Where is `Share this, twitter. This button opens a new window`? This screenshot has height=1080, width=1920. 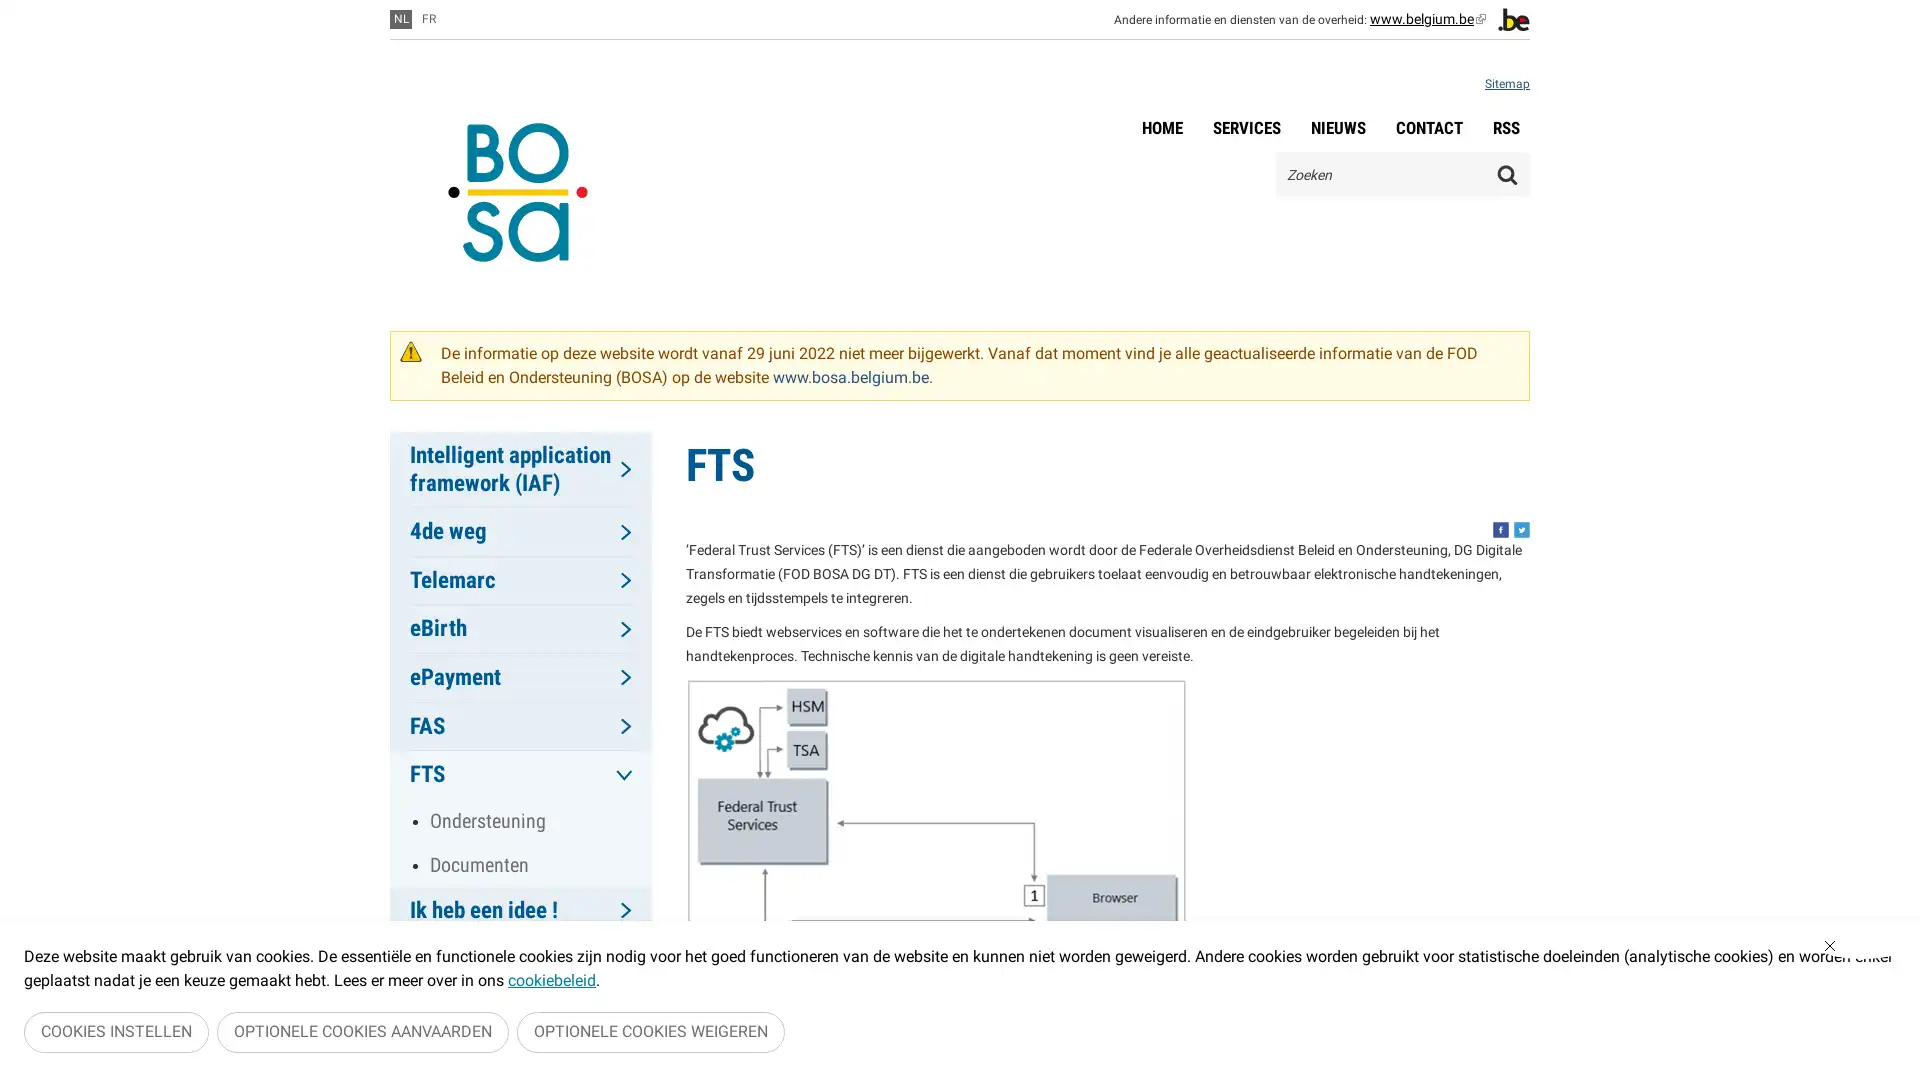 Share this, twitter. This button opens a new window is located at coordinates (1520, 528).